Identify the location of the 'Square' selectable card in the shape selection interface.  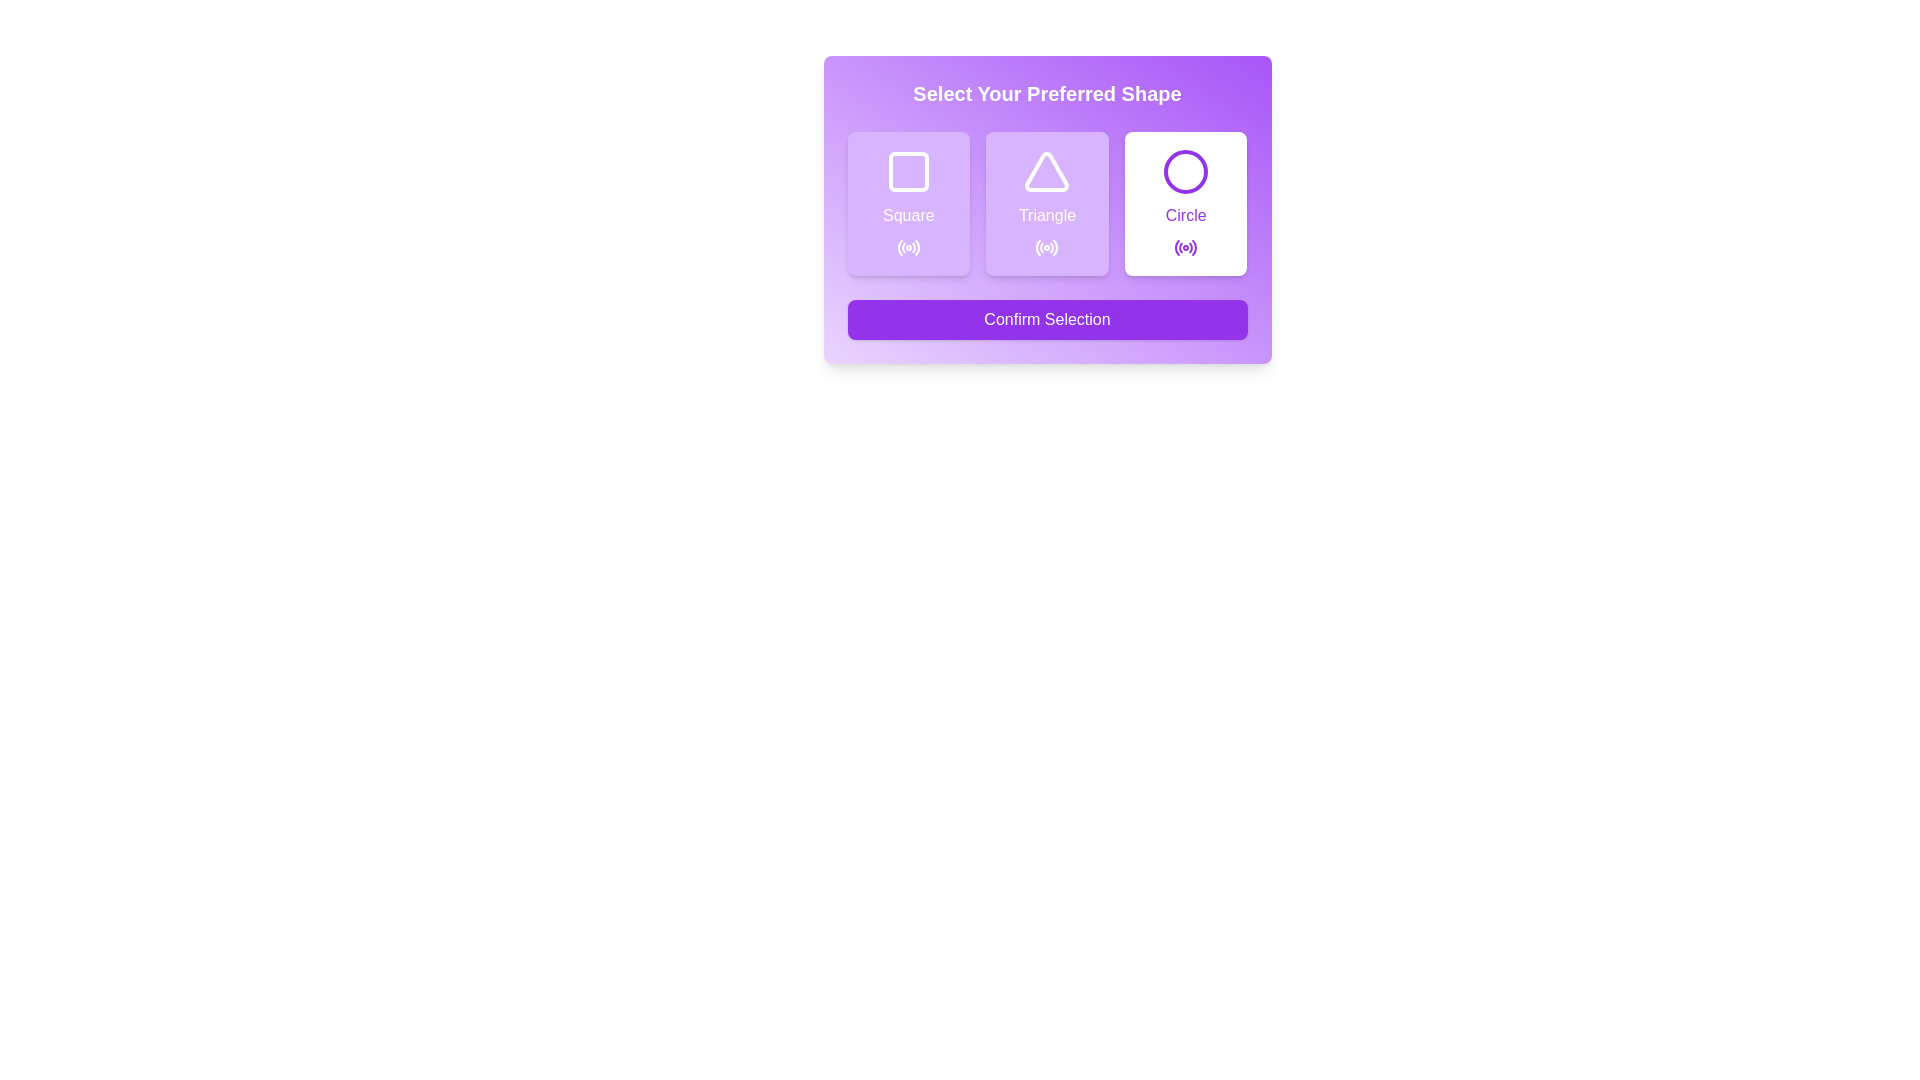
(907, 204).